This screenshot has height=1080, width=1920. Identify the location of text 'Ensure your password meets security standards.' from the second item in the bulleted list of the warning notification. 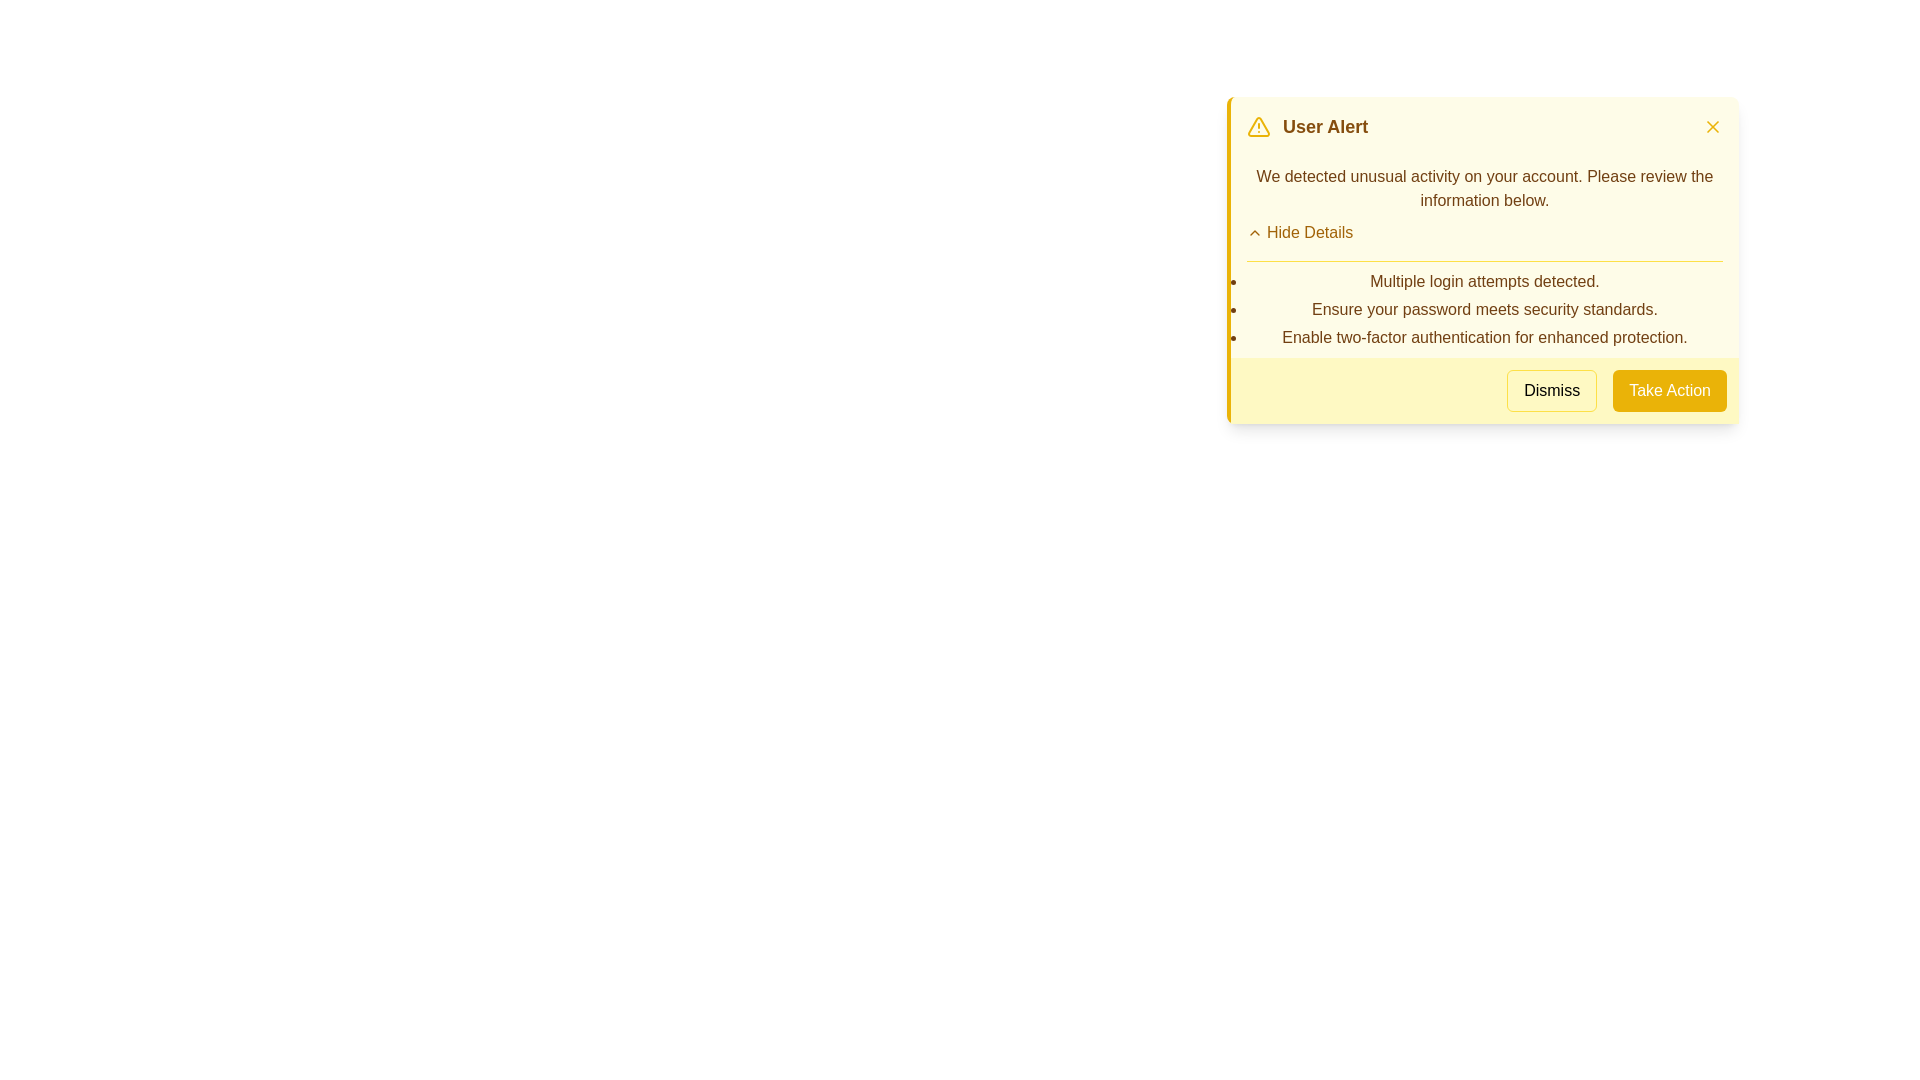
(1484, 309).